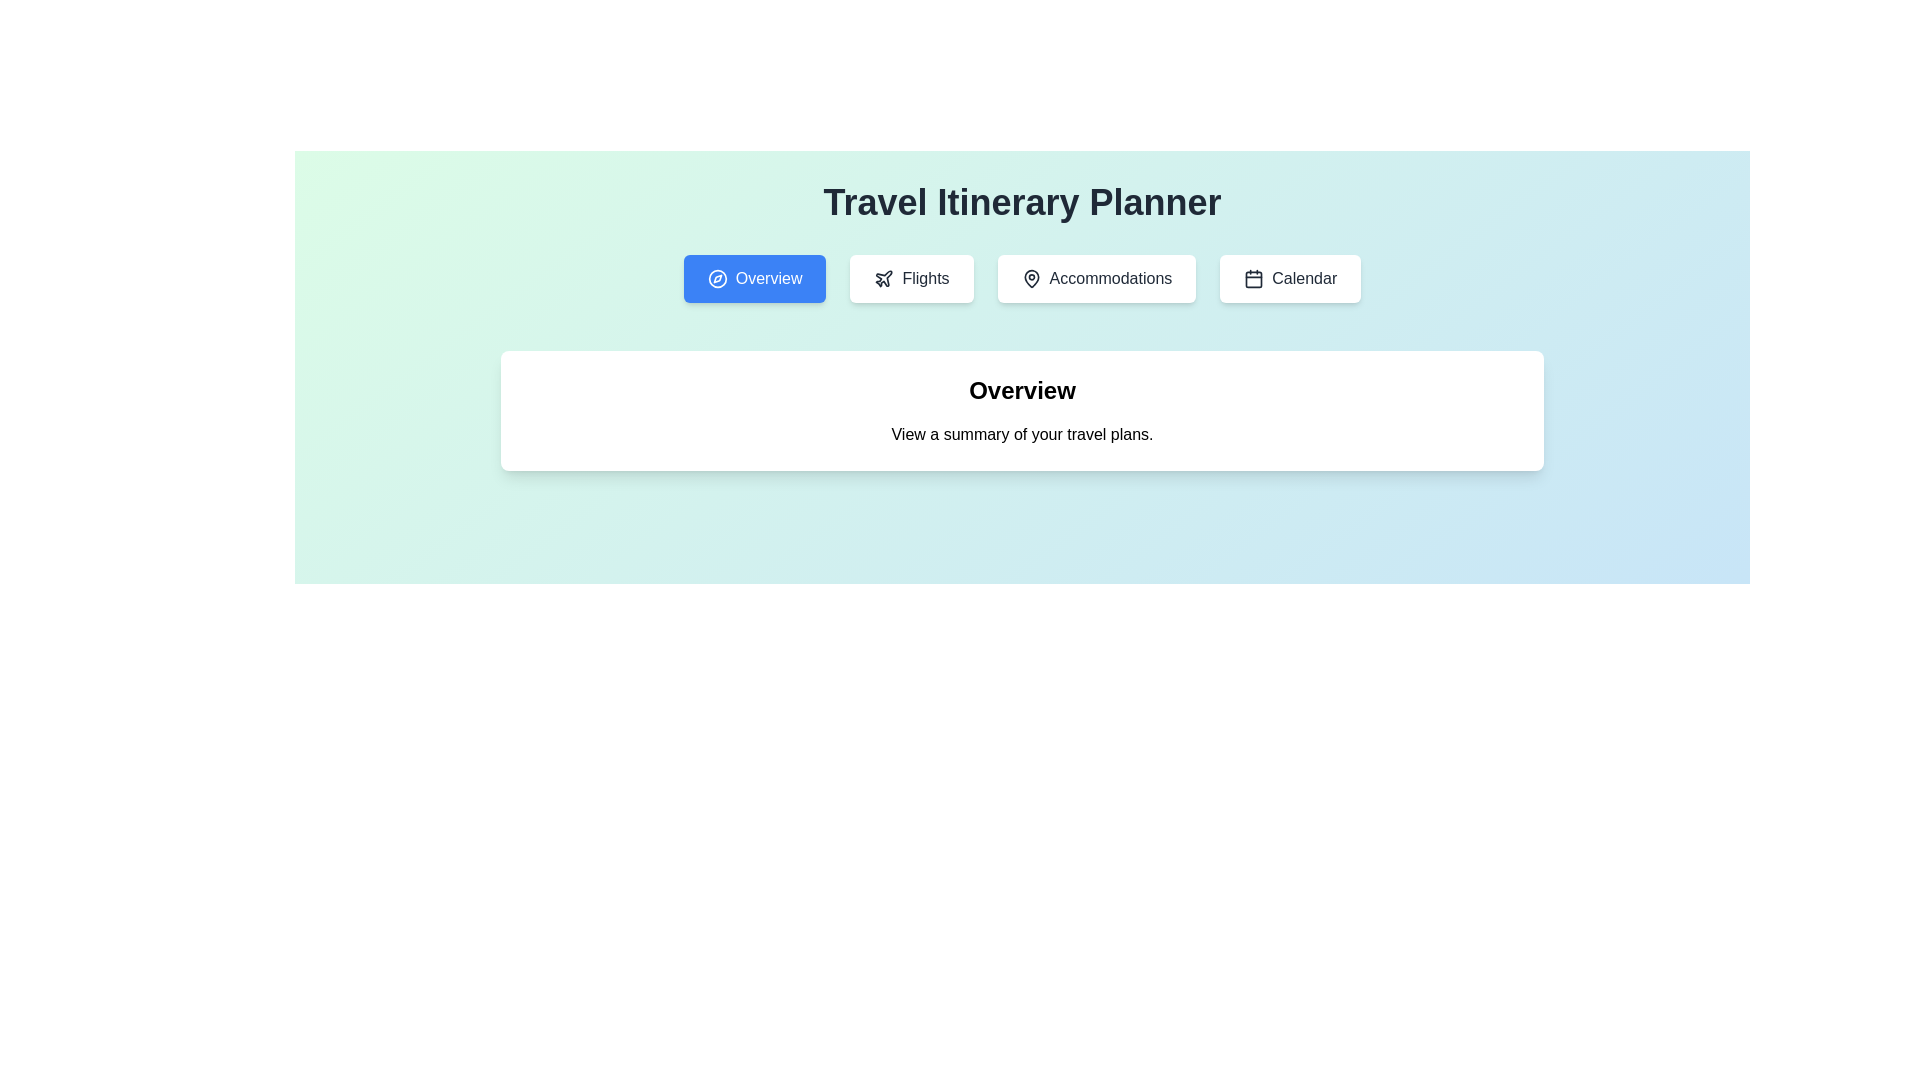 This screenshot has height=1080, width=1920. Describe the element at coordinates (1253, 279) in the screenshot. I see `the graphical shape that is part of the calendar icon located to the right of the navigation buttons labeled 'Overview', 'Flights', and 'Accommodations'` at that location.